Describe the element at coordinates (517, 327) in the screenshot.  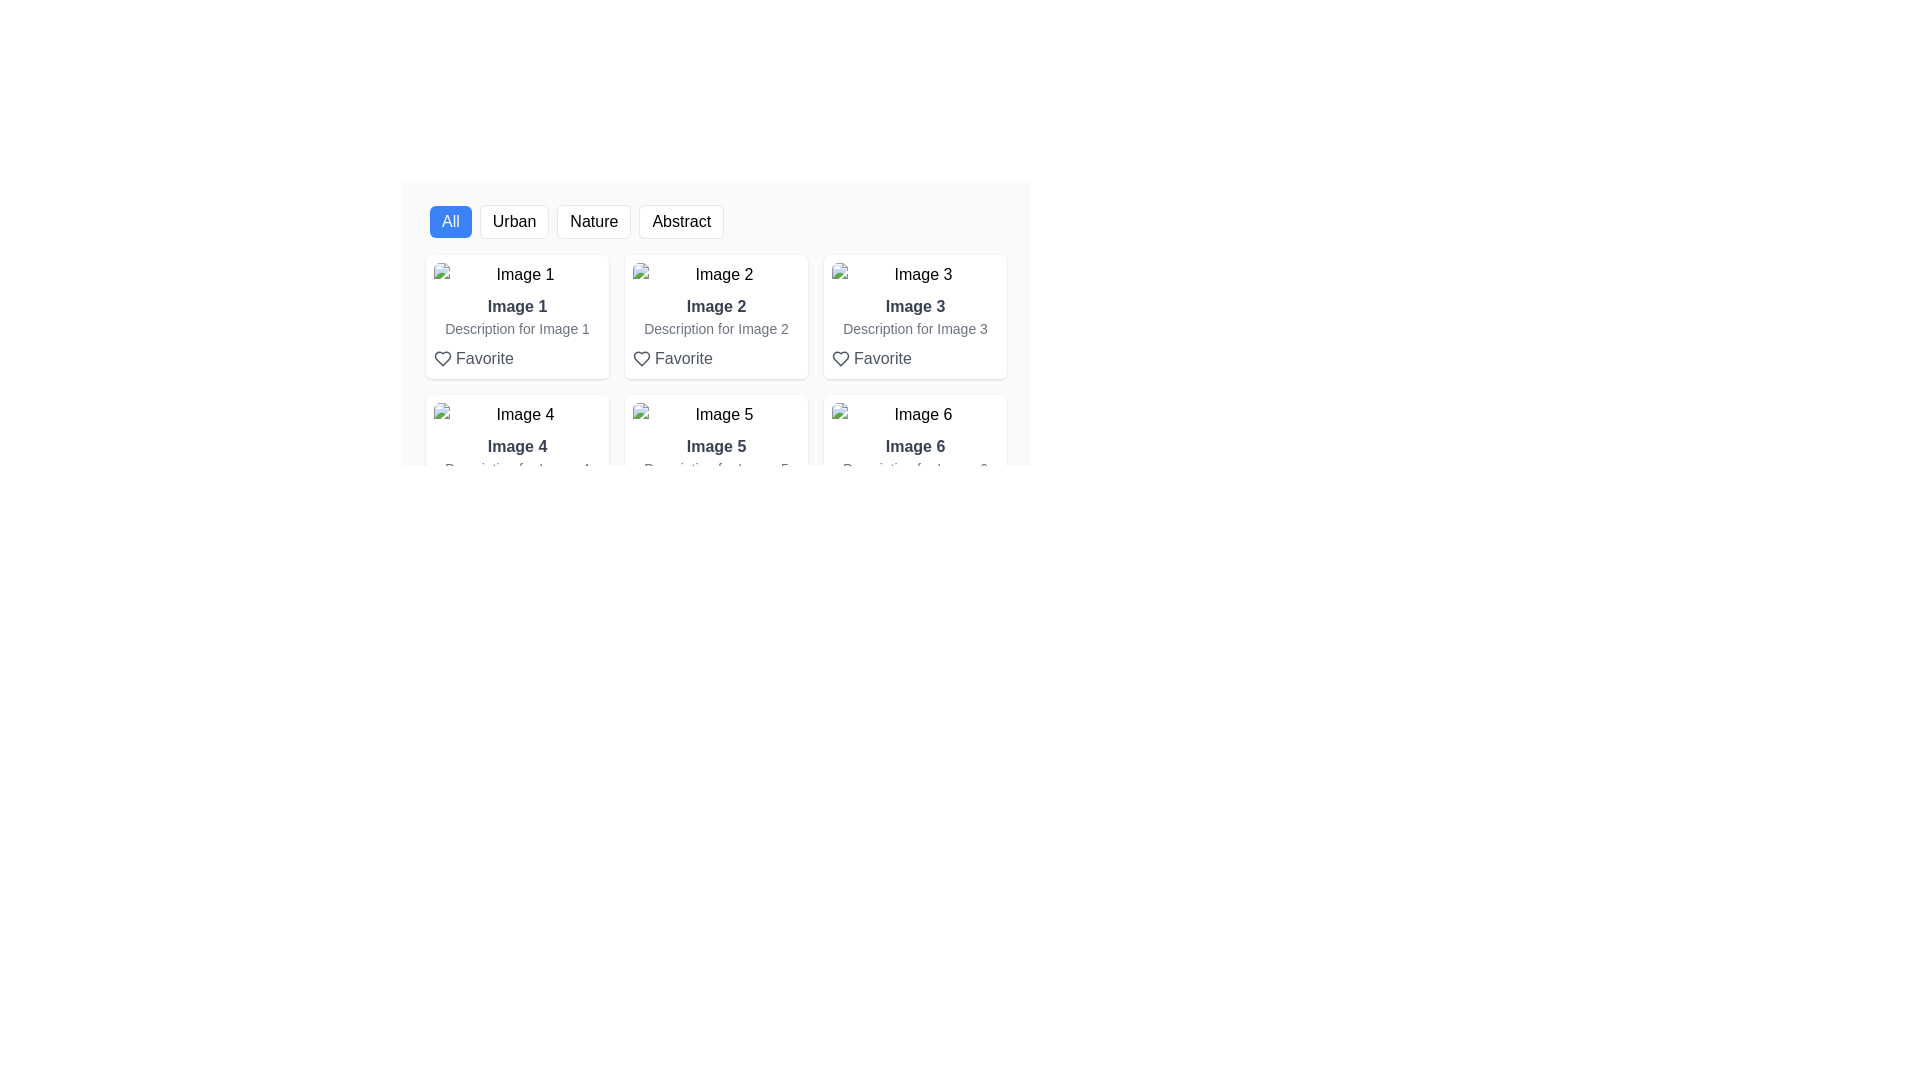
I see `the text label that provides a brief description or subtitle for the image displayed in the card, located below the title 'Image 1' and above the 'Favorite' action in the first card of the grid` at that location.